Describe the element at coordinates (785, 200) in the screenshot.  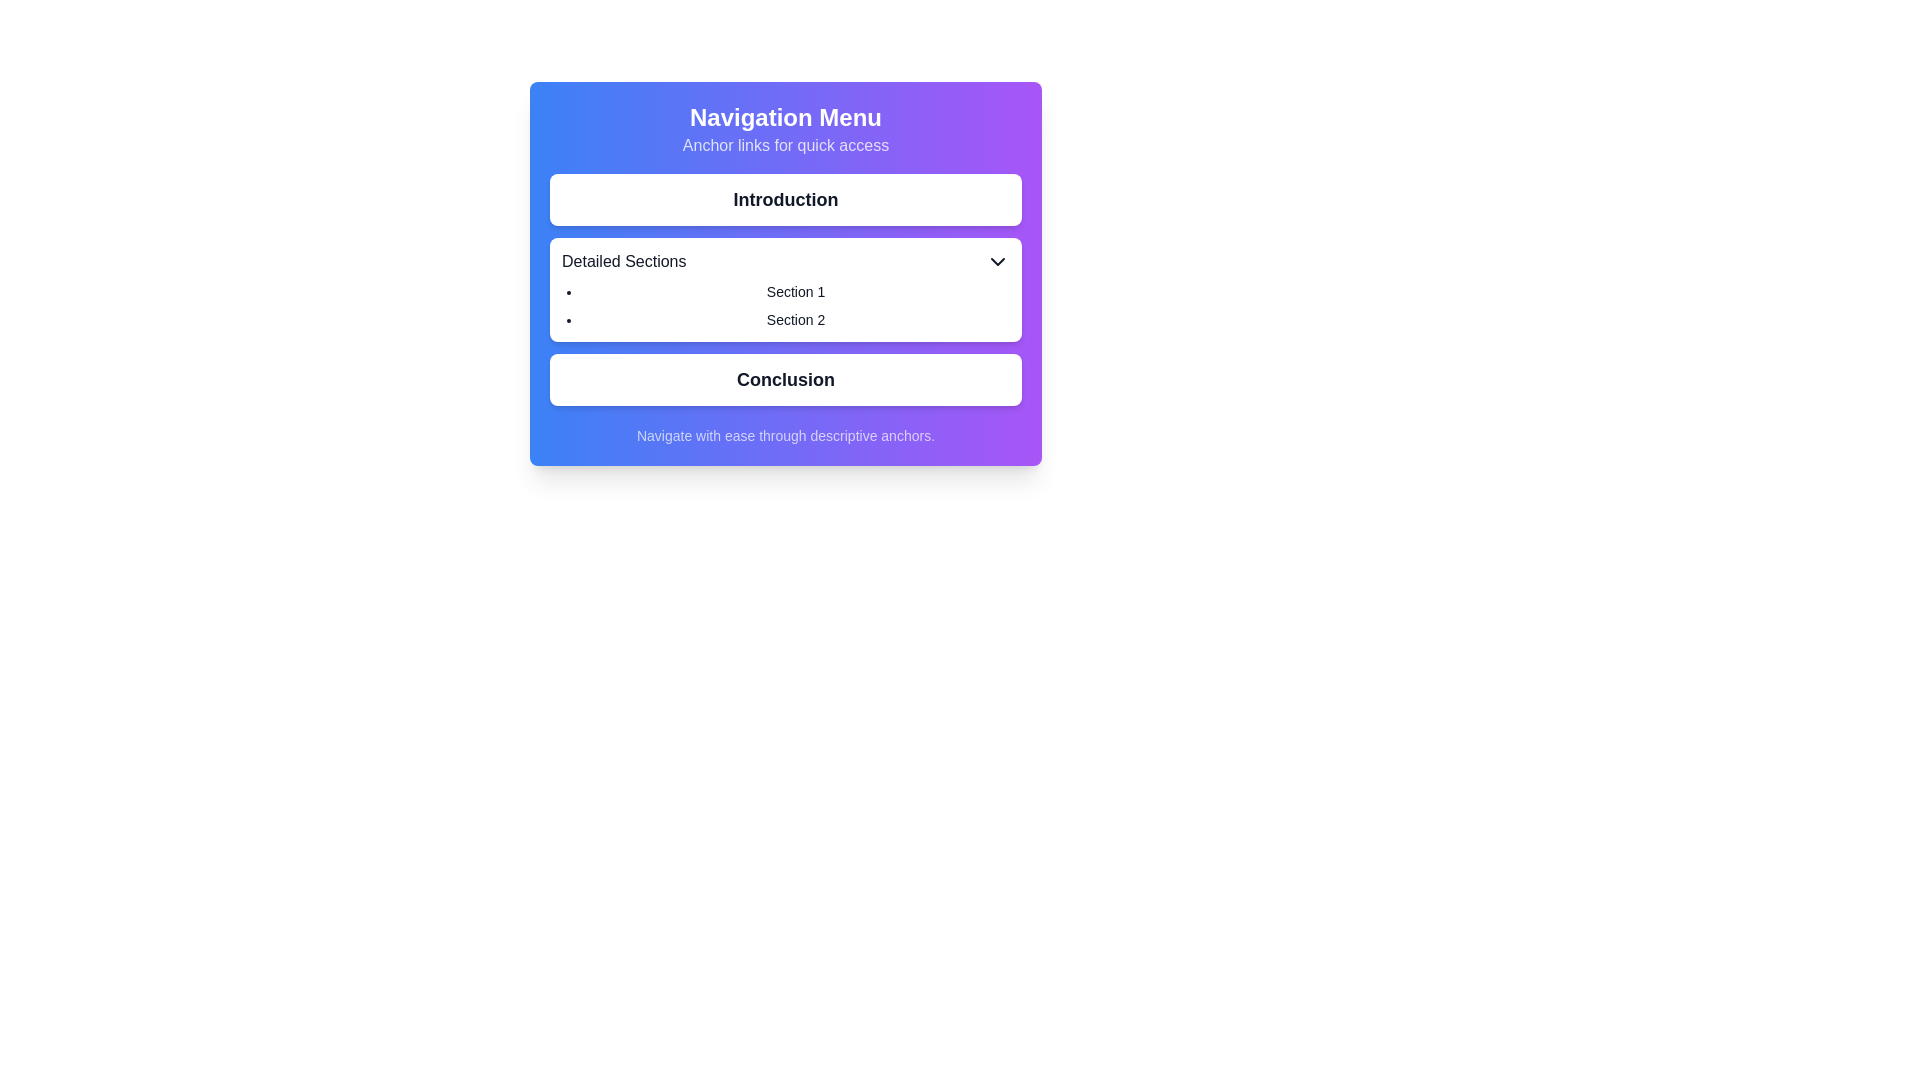
I see `the bolded 'Introduction' hyperlink in the Navigation Menu` at that location.